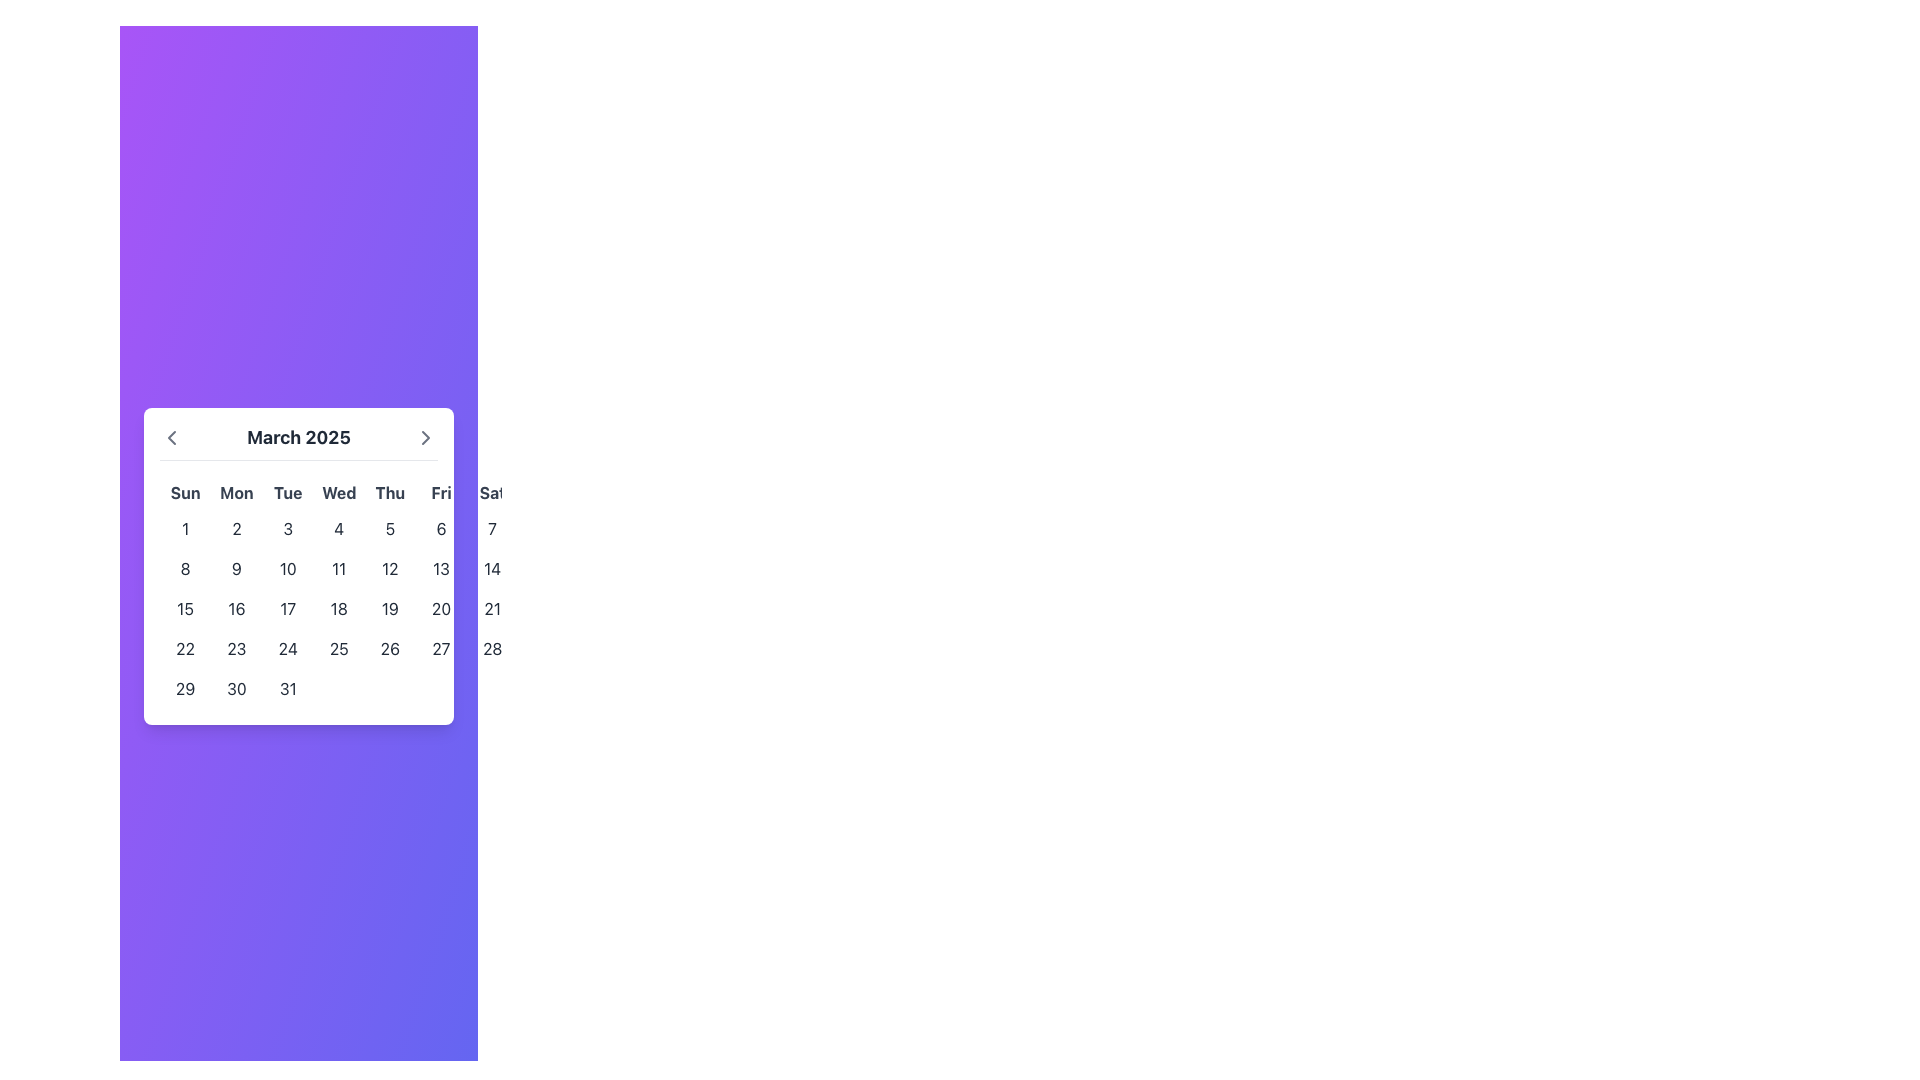  What do you see at coordinates (492, 648) in the screenshot?
I see `the Text display element representing the number '28' in the calendar interface, located at the far right of the row` at bounding box center [492, 648].